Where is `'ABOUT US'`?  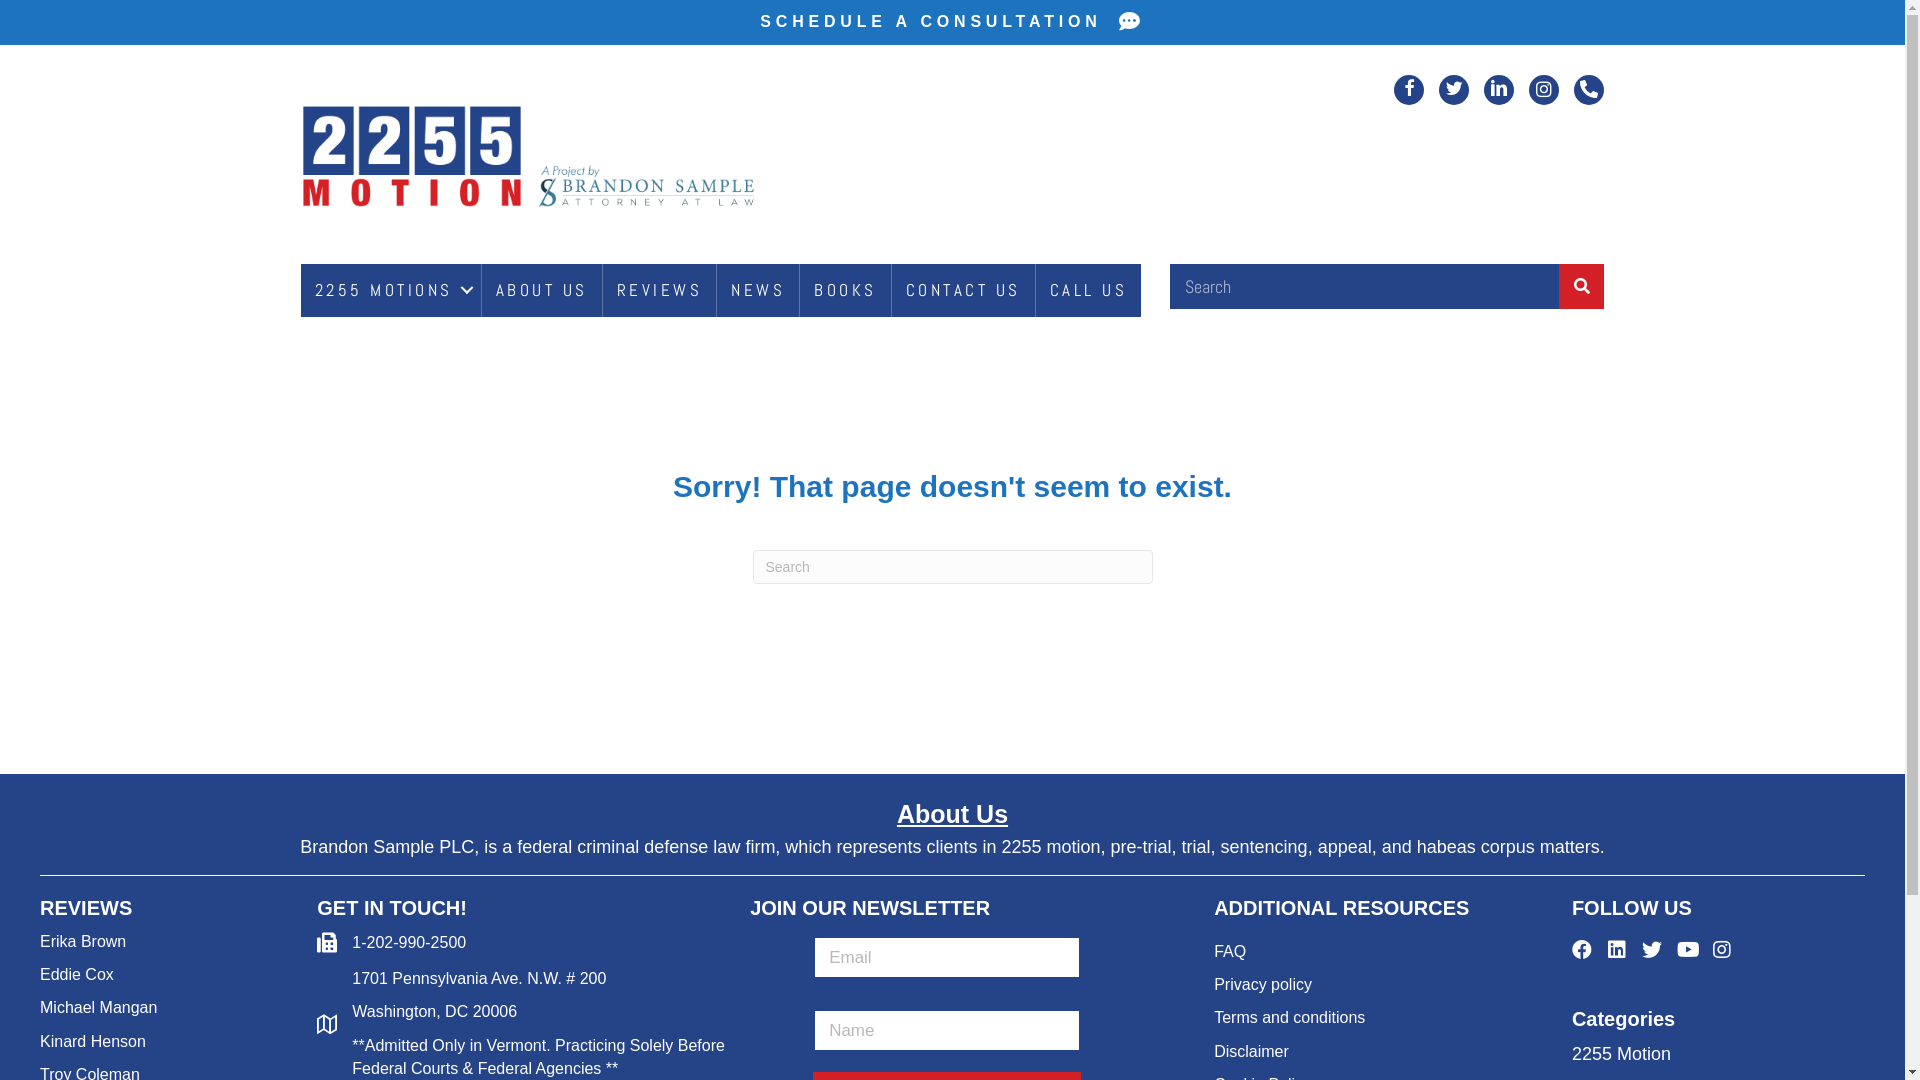 'ABOUT US' is located at coordinates (542, 290).